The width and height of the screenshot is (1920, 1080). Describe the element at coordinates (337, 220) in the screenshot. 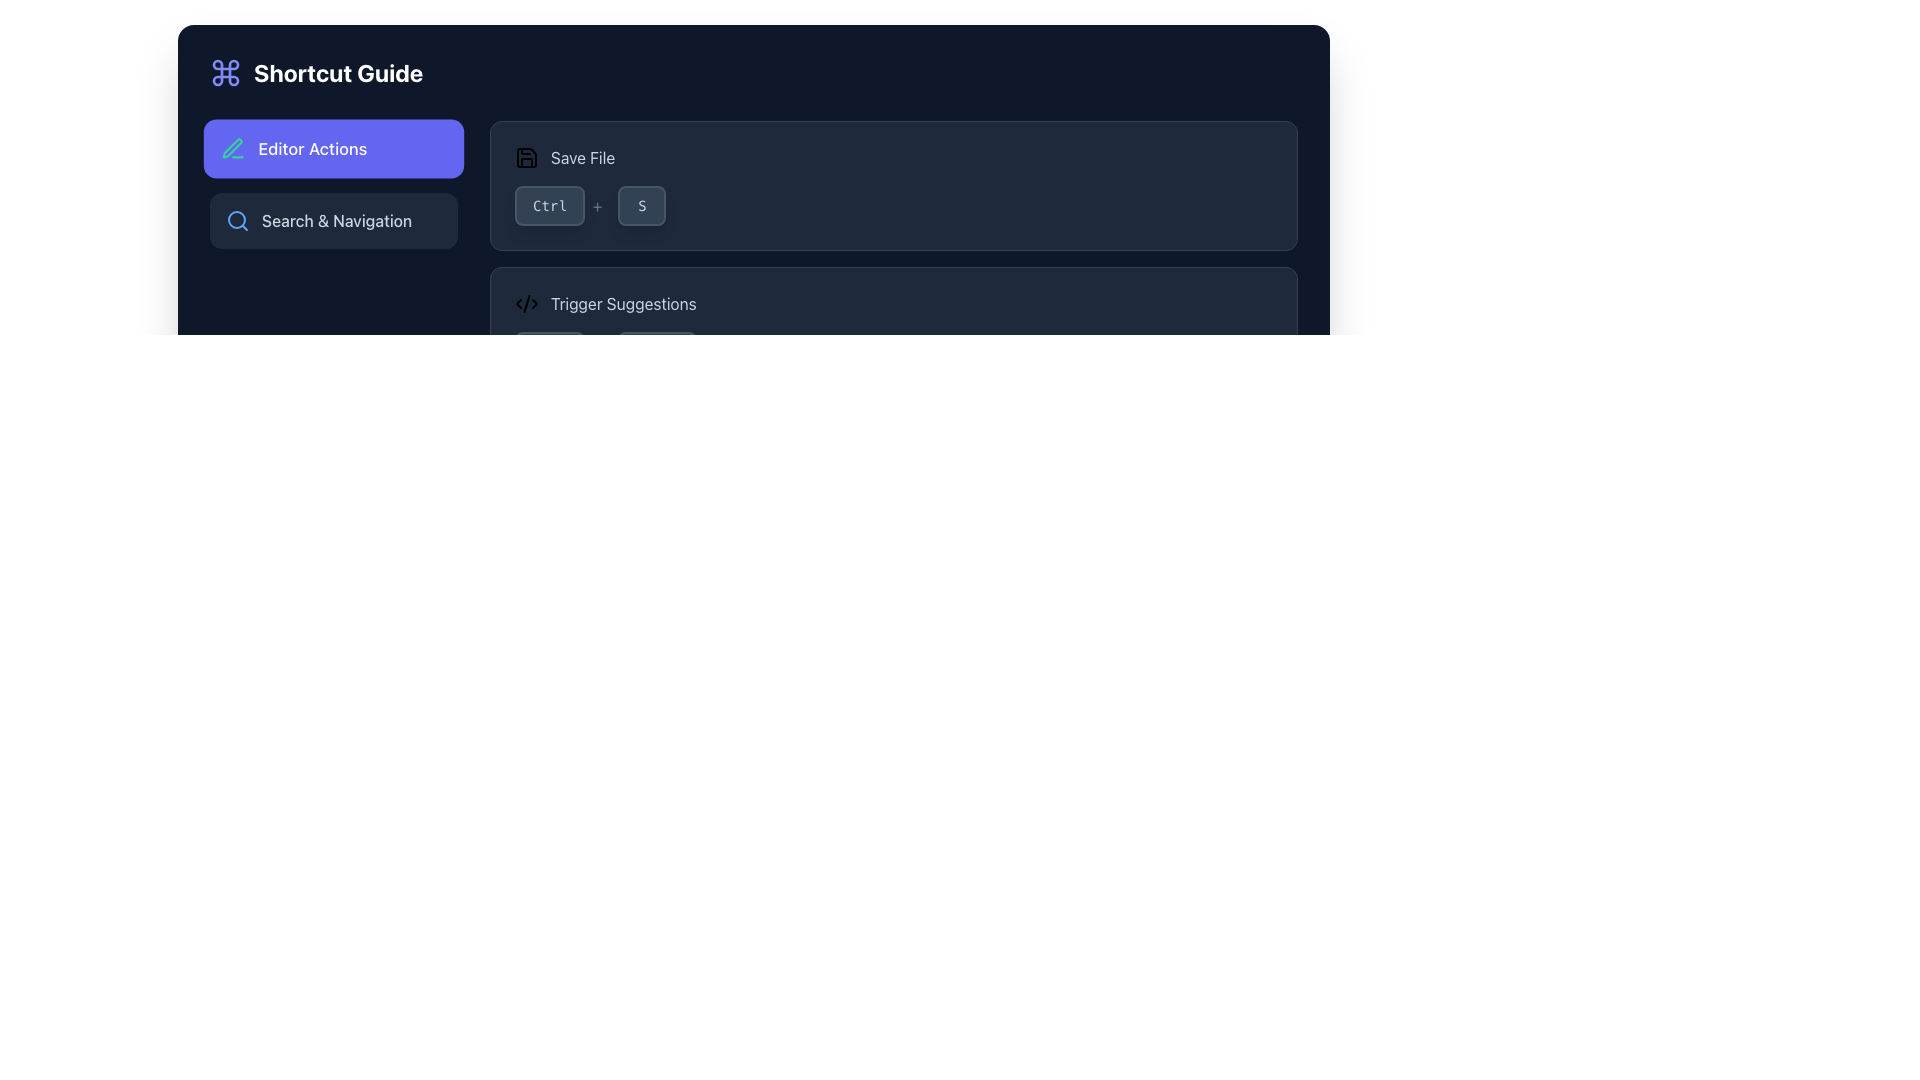

I see `the 'Search & Navigation' label, which is styled with a medium font weight and is centrally positioned within a dark-themed interface` at that location.